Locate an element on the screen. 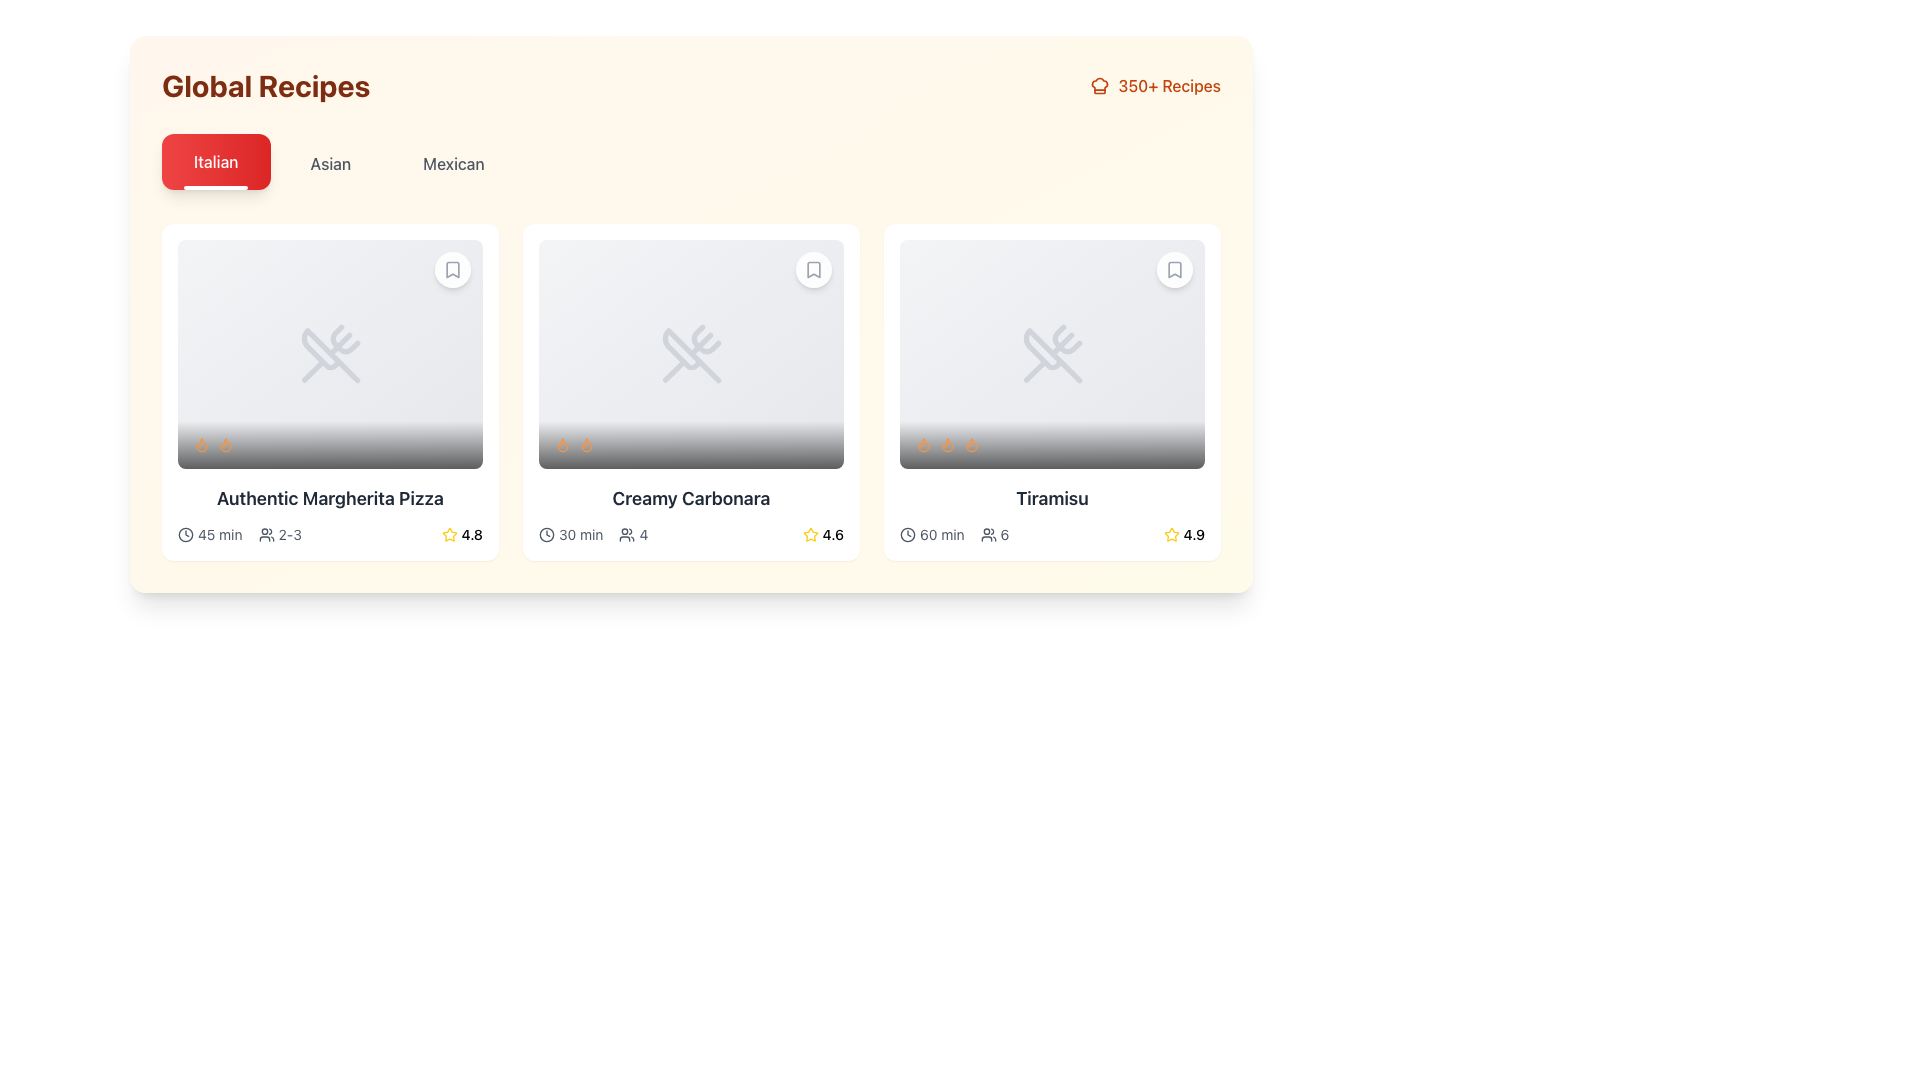 Image resolution: width=1920 pixels, height=1080 pixels. numeric rating value from the text label located at the bottom-right corner of the 'Creamy Carbonara' recipe card, next to the yellow star icon is located at coordinates (833, 533).